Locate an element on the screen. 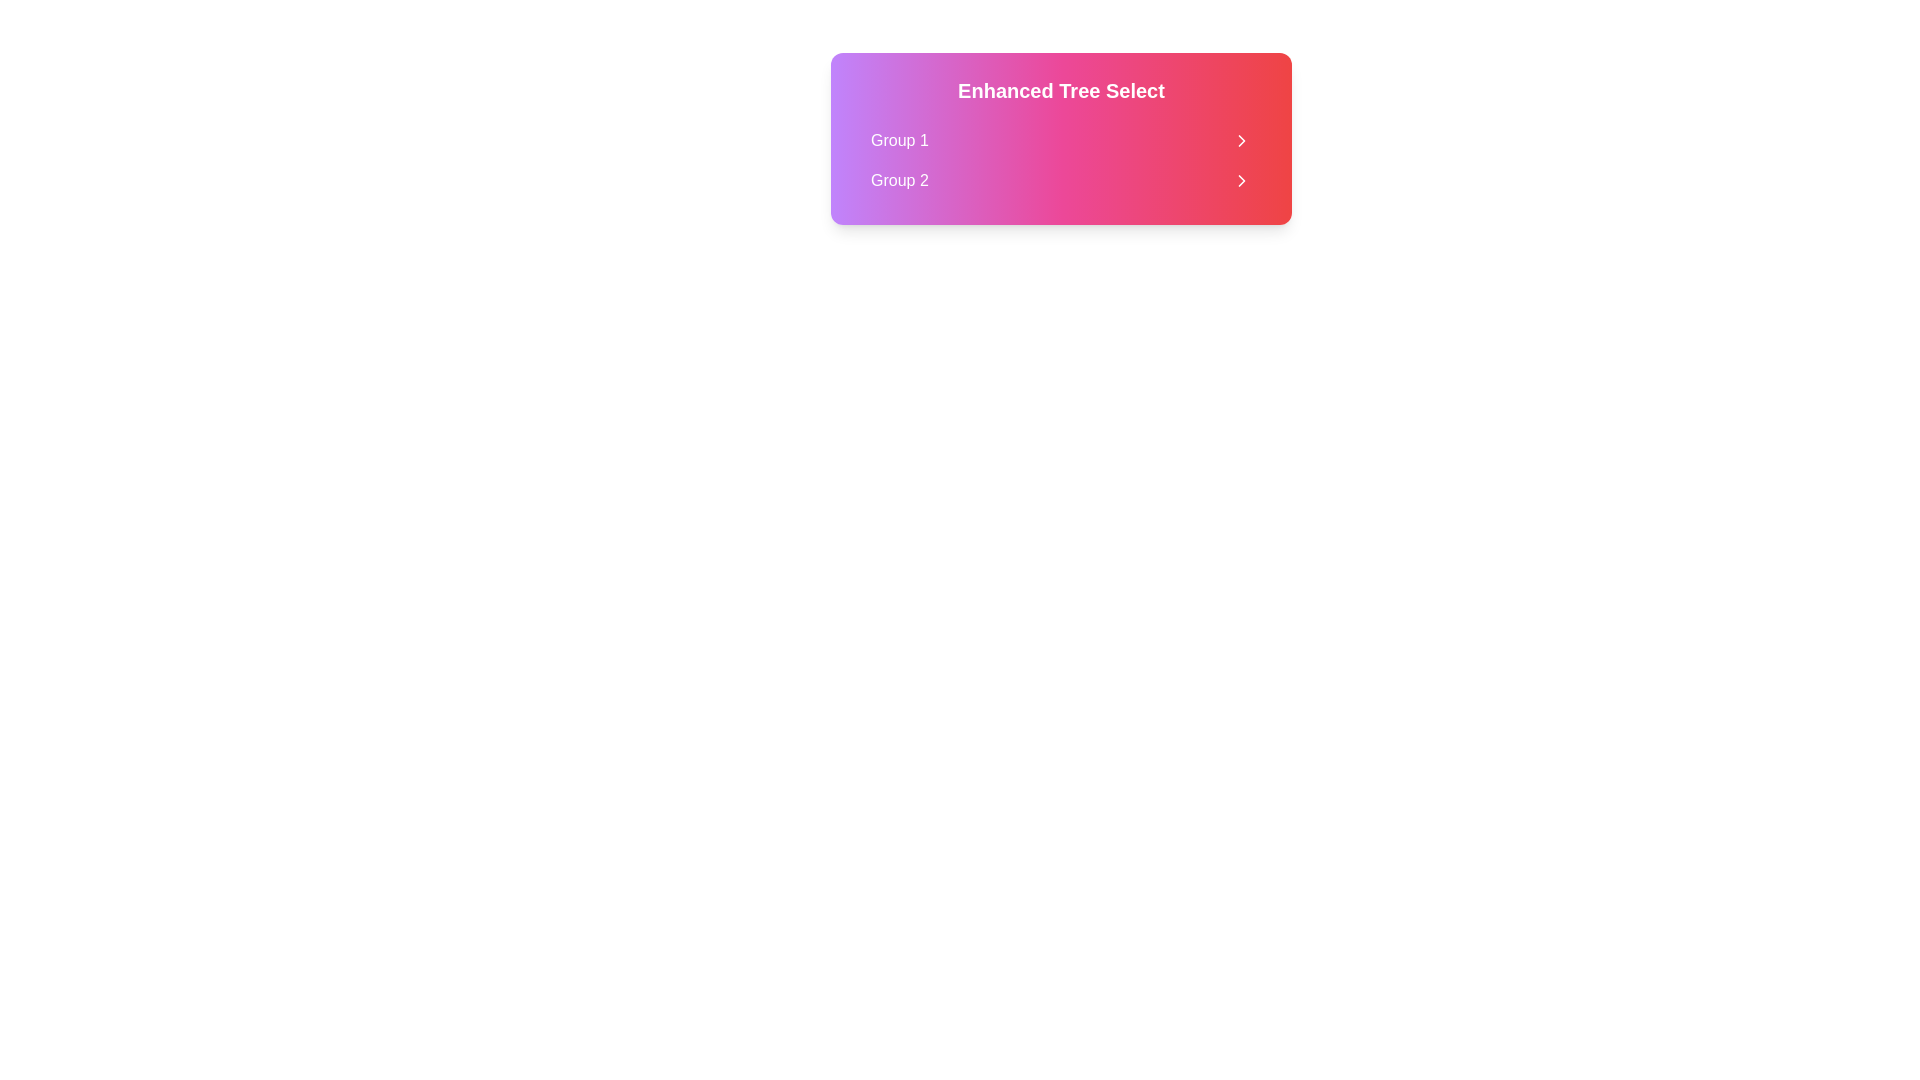  the central part of the chevron icon positioned to the right of the 'Group 2' text within a menu box, which is non-interactive but visually assists in navigation hinting is located at coordinates (1241, 181).